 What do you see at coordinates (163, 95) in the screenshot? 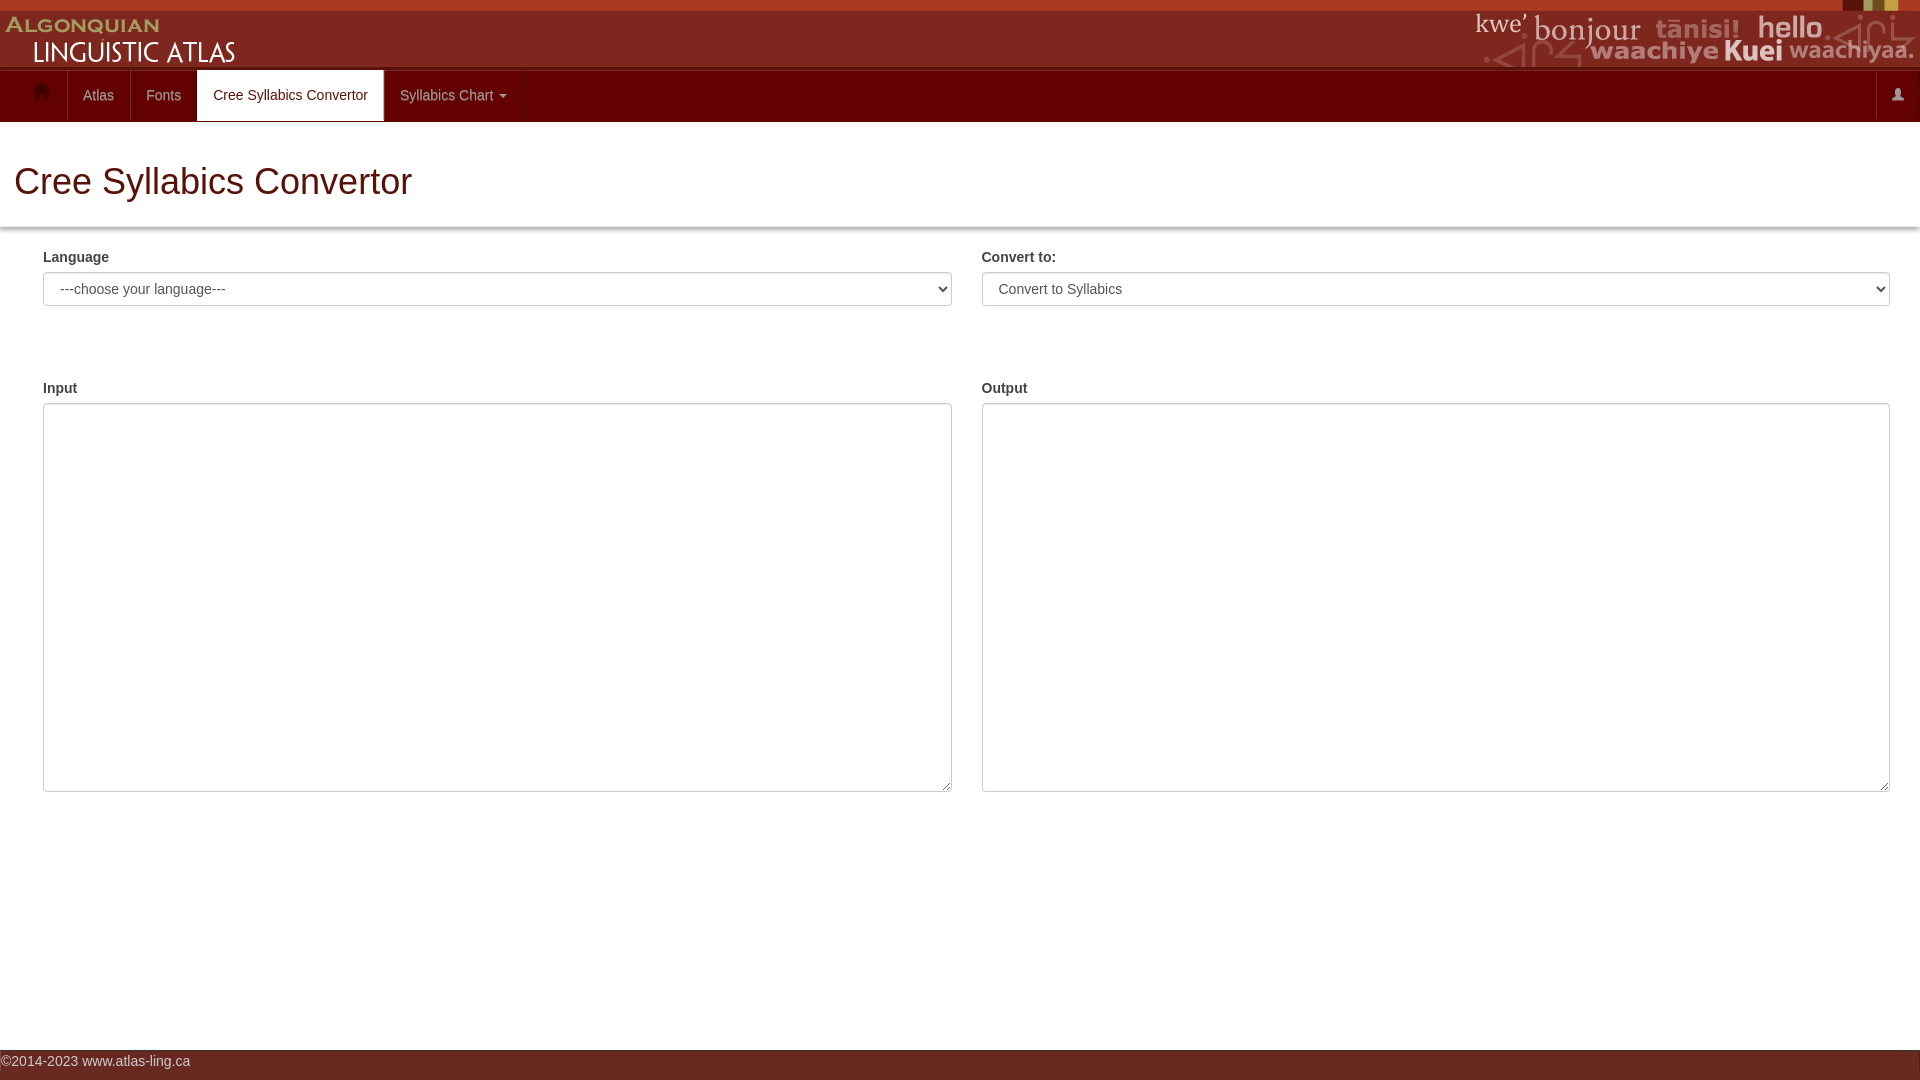
I see `'Fonts'` at bounding box center [163, 95].